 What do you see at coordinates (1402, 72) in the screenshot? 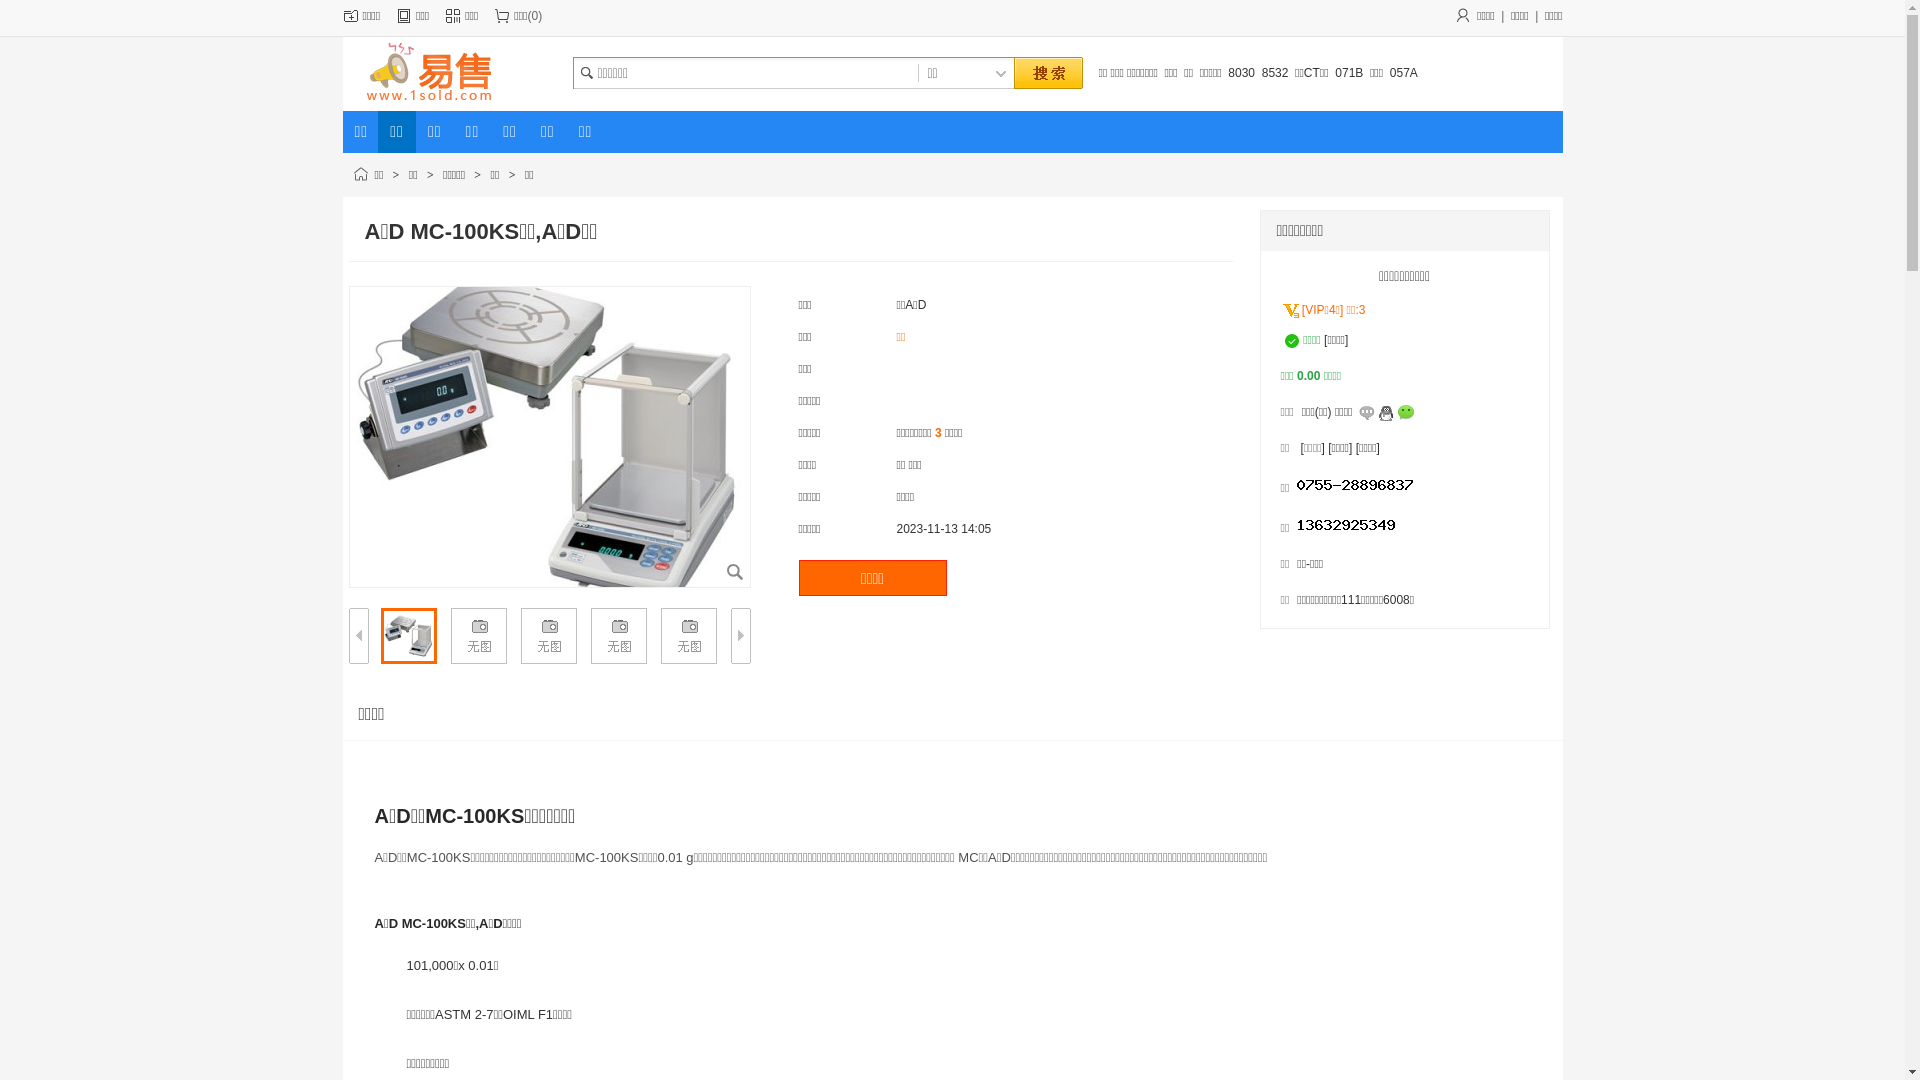
I see `'057A'` at bounding box center [1402, 72].